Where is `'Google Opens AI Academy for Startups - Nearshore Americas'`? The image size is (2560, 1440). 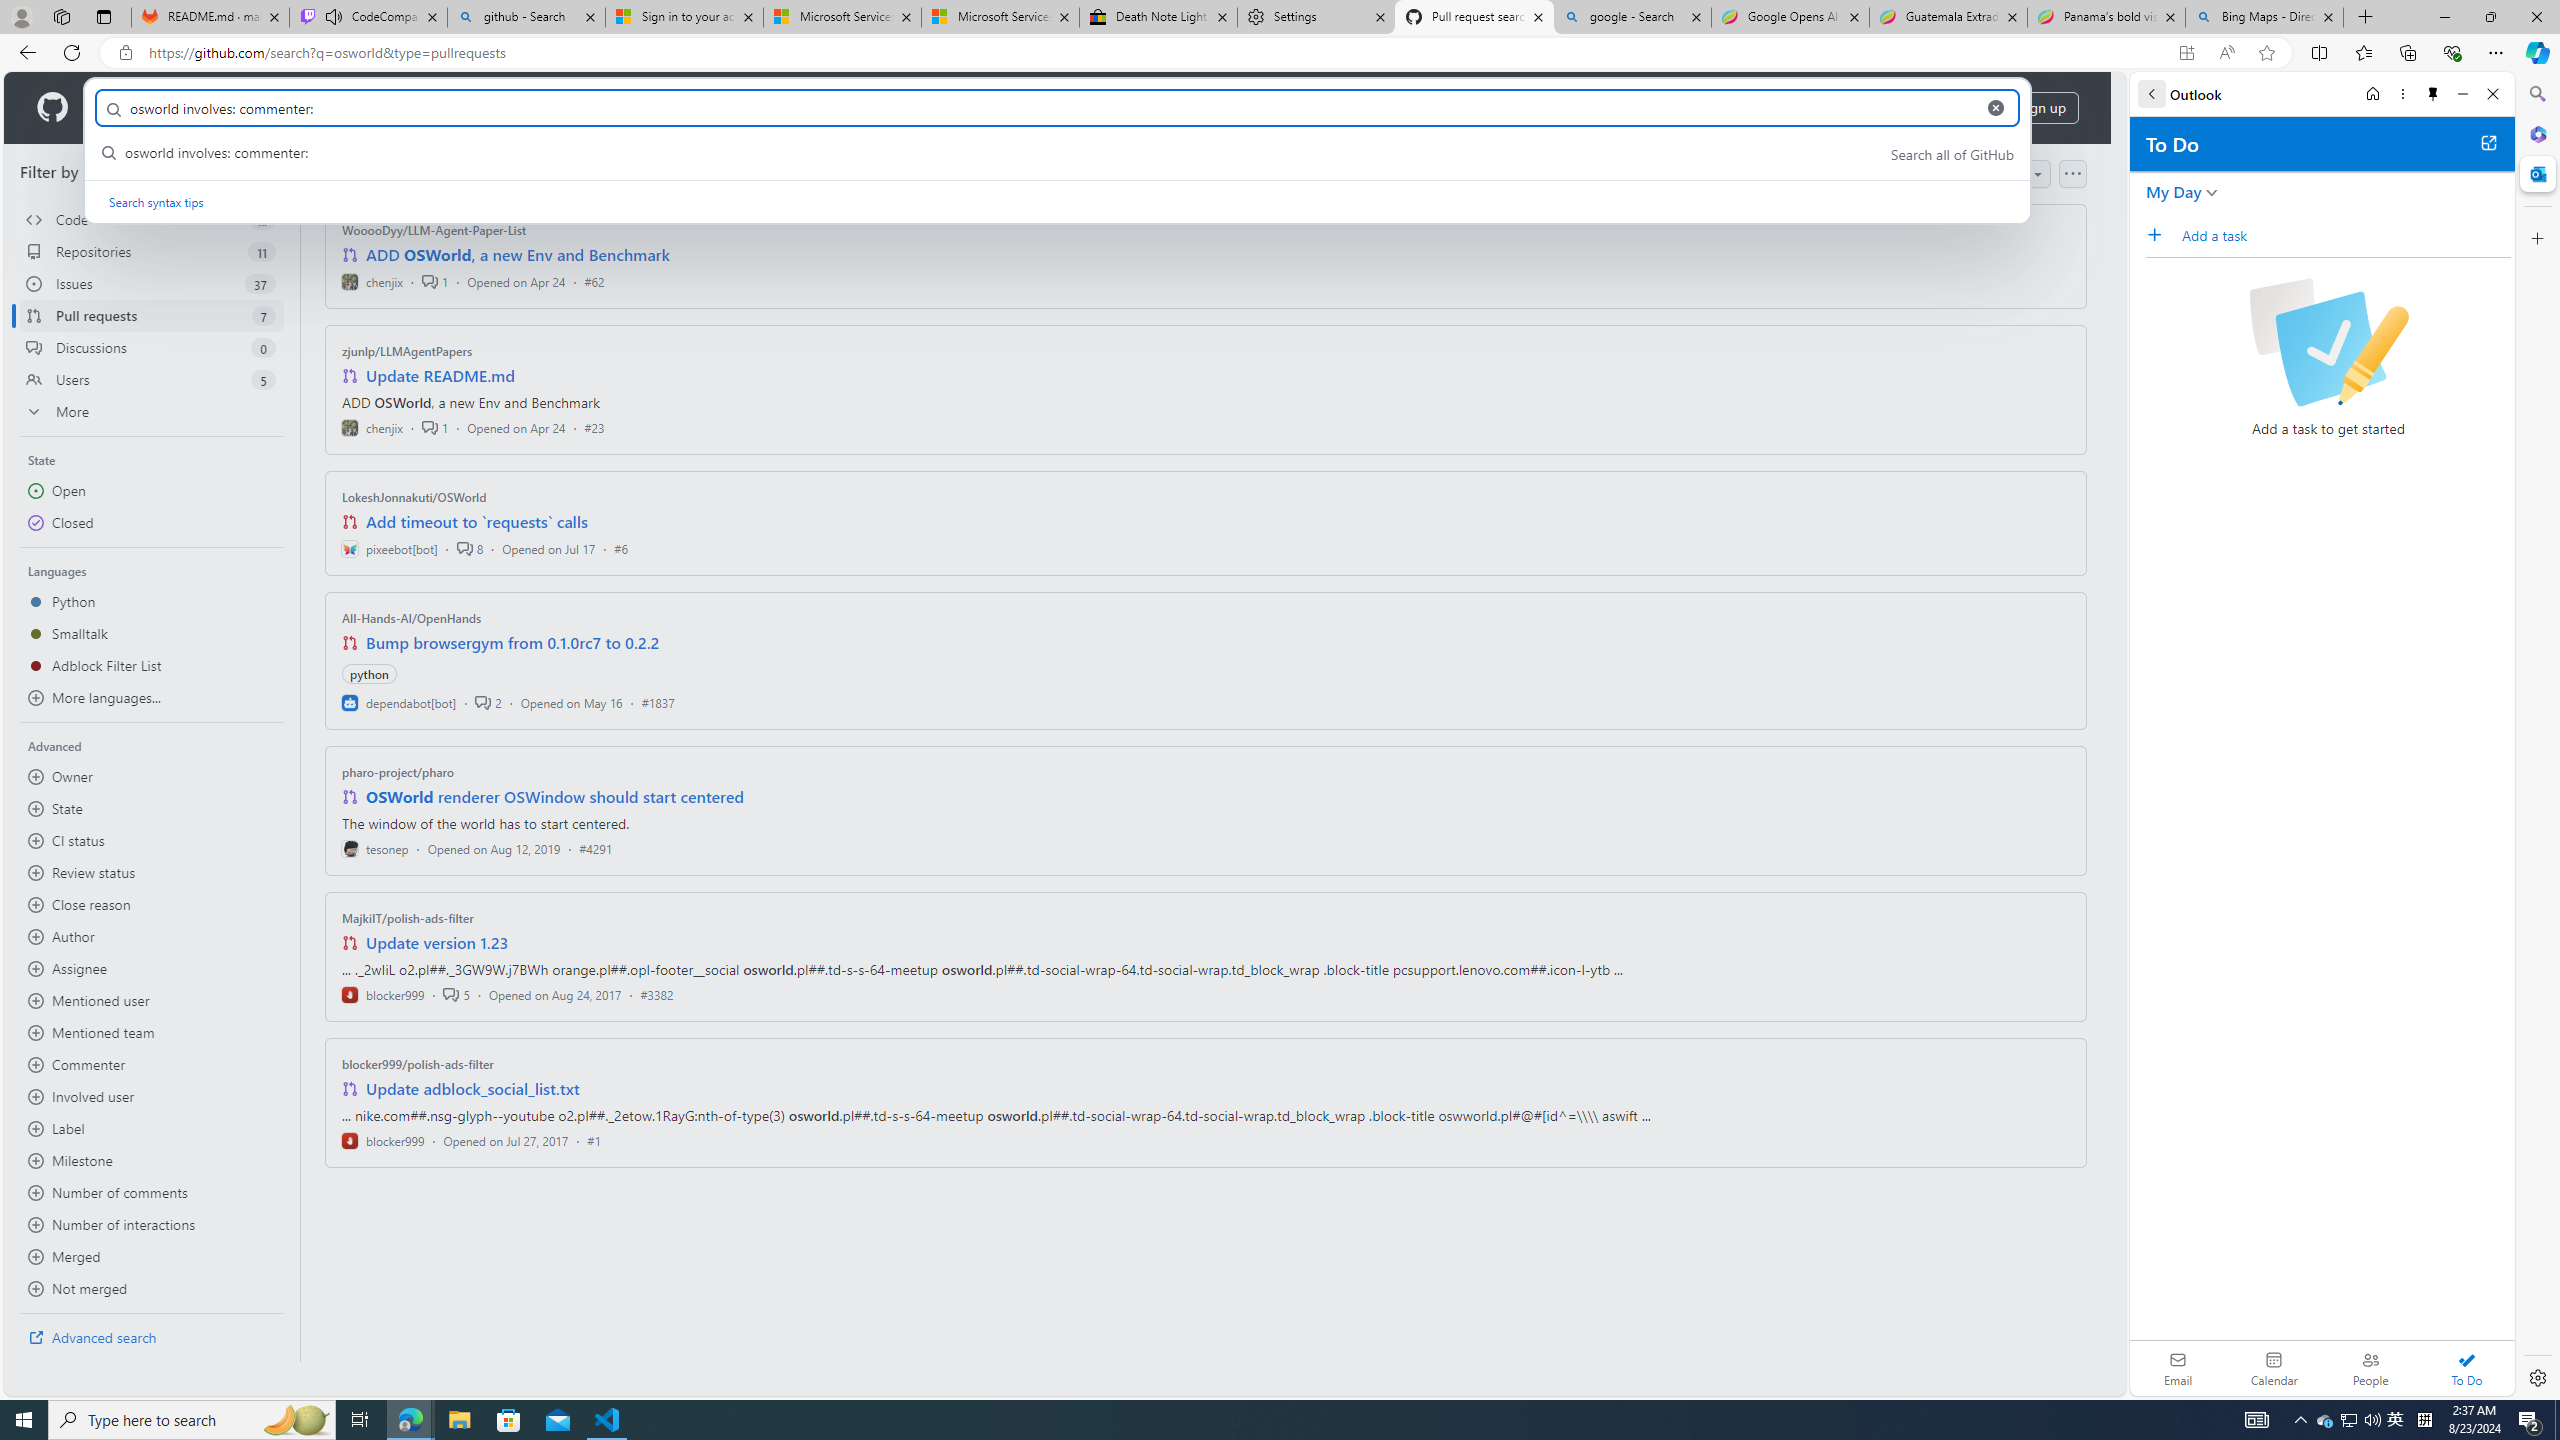
'Google Opens AI Academy for Startups - Nearshore Americas' is located at coordinates (1789, 16).